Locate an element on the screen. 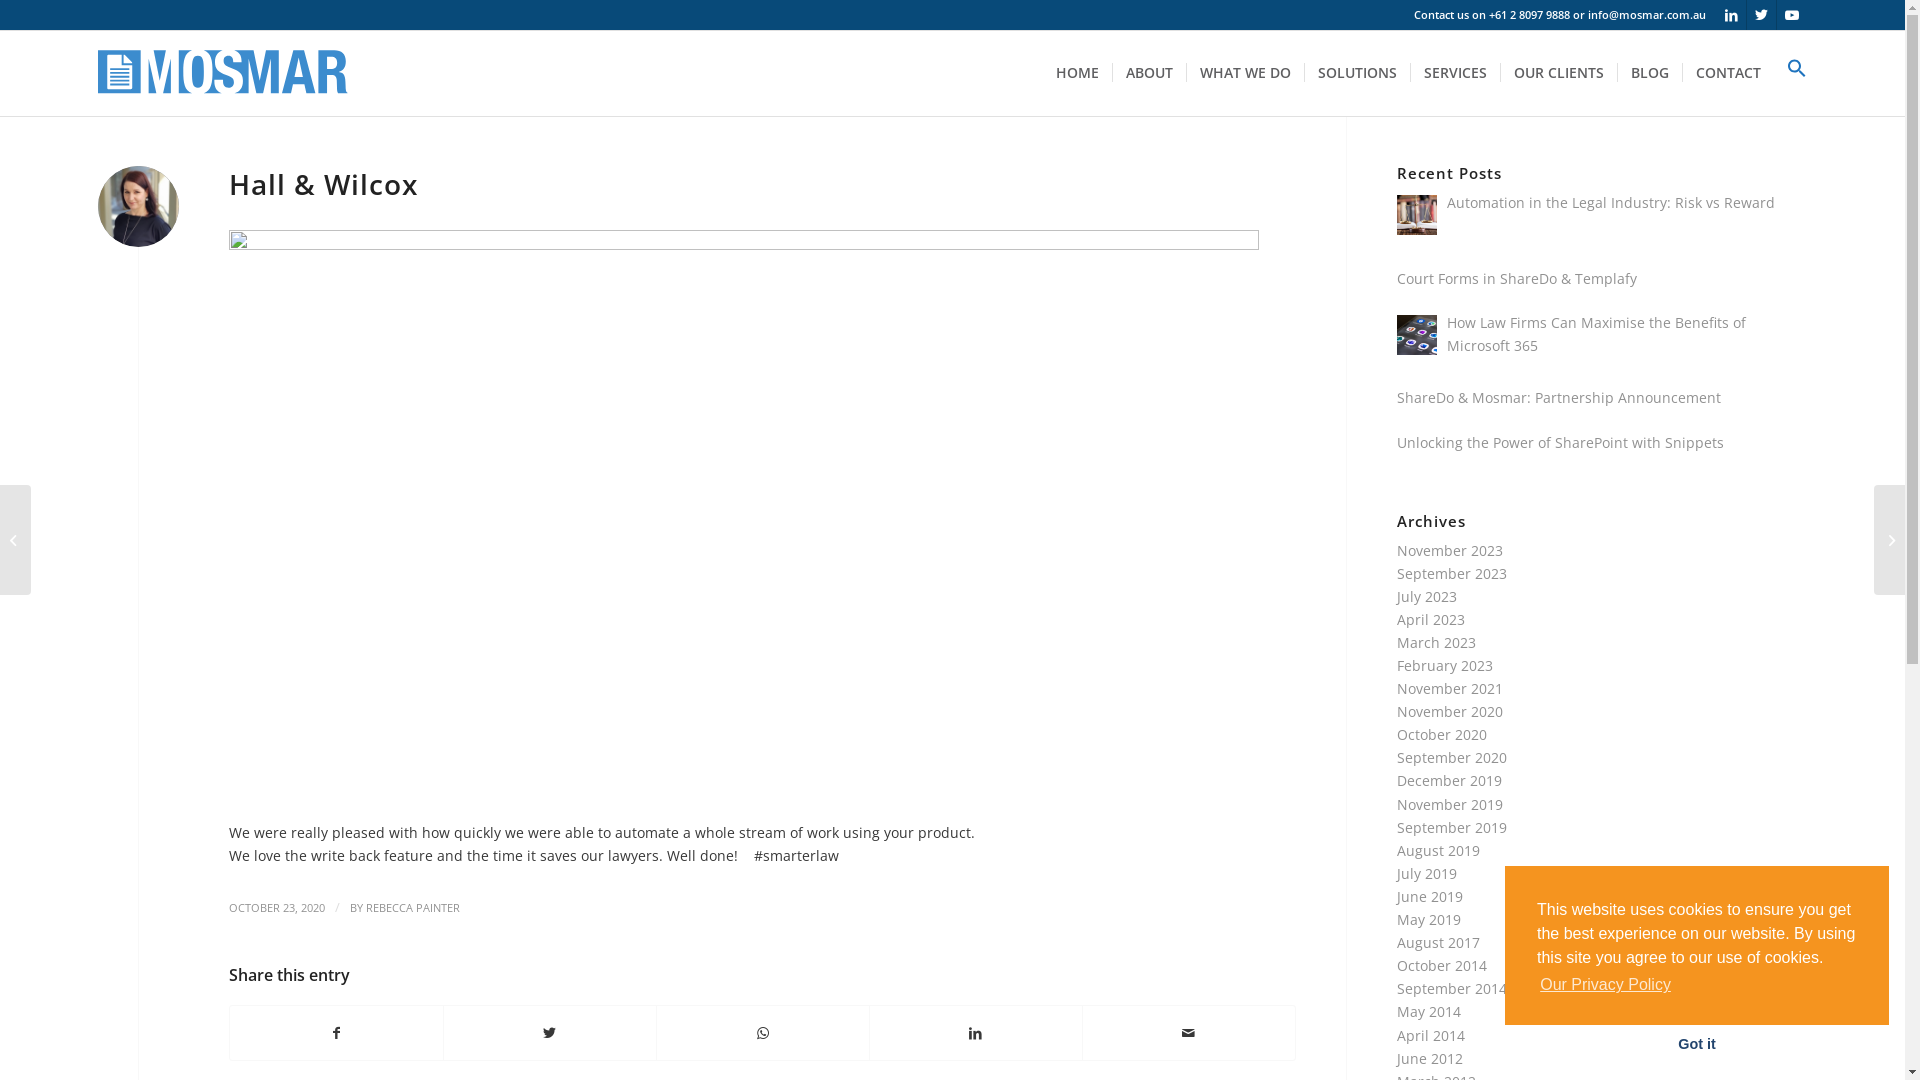  'BLOG' is located at coordinates (1649, 72).